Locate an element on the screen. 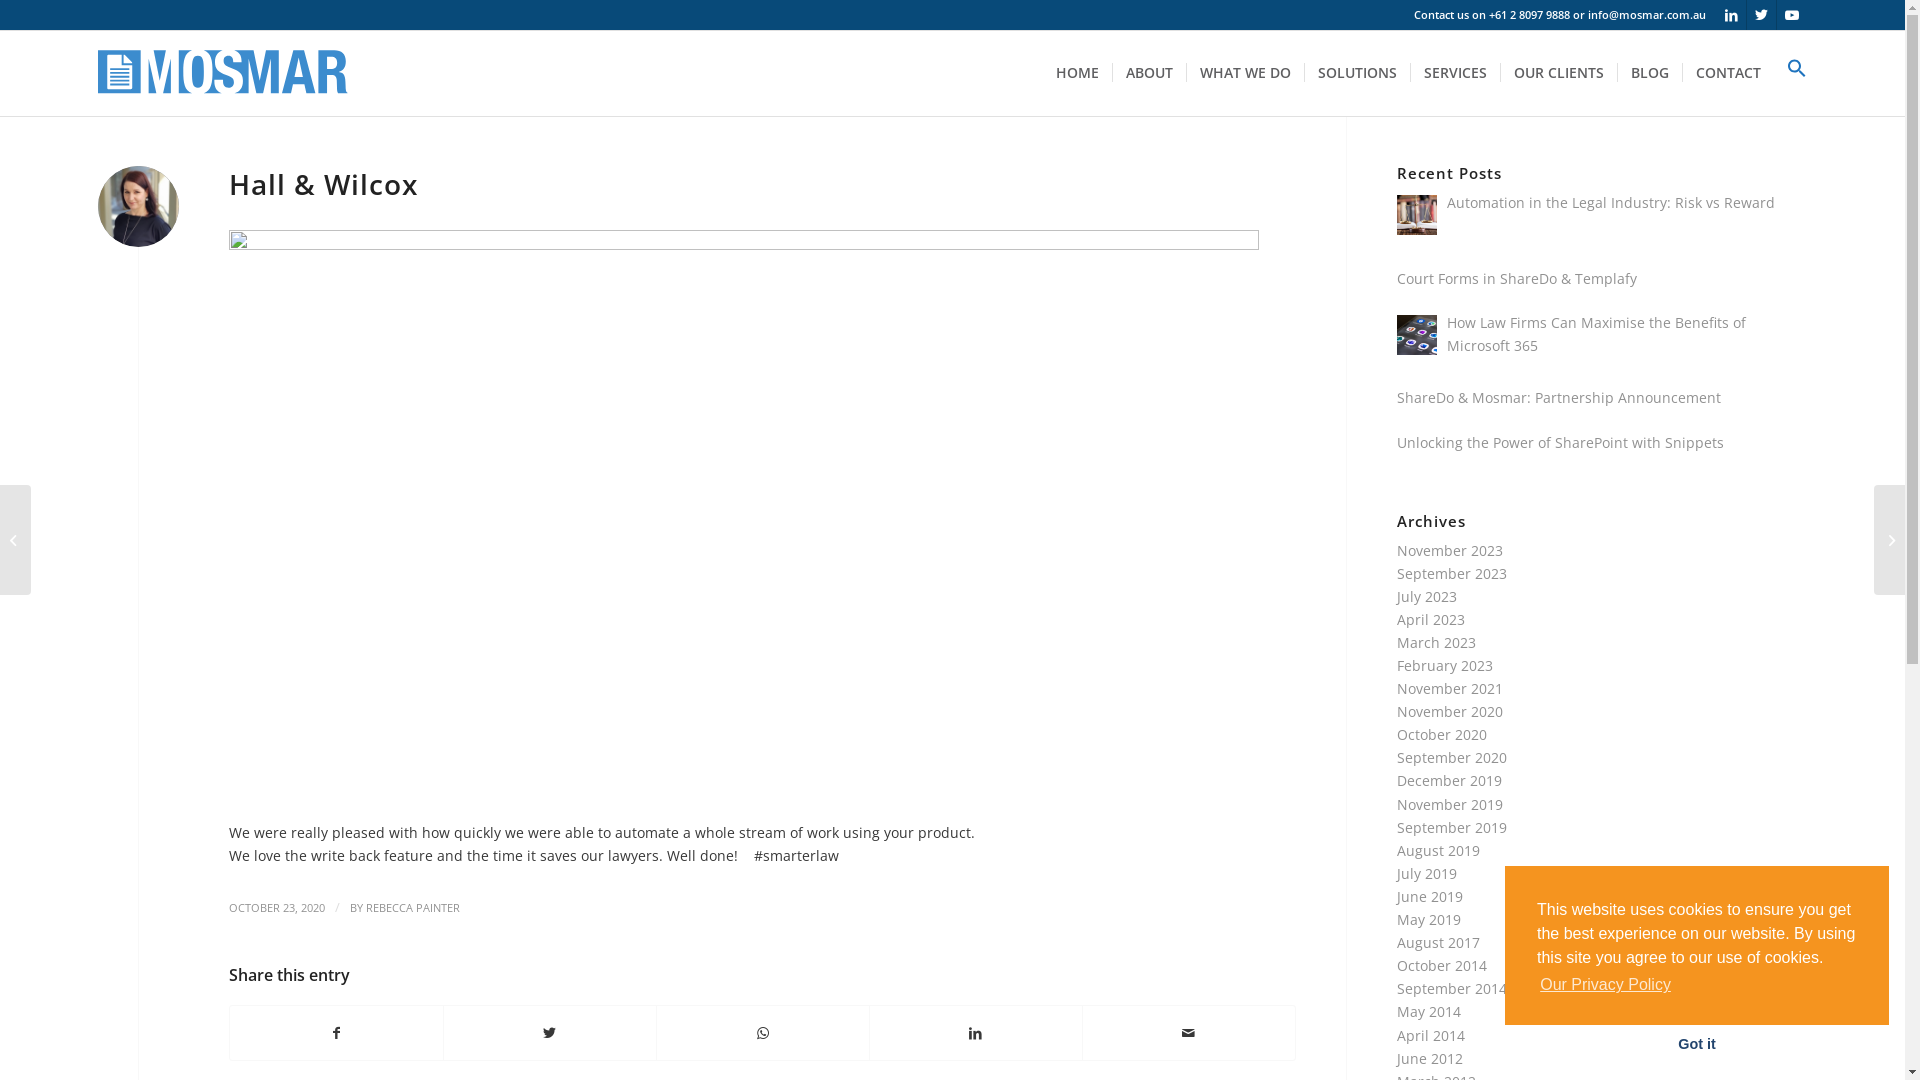  'BLOG' is located at coordinates (1649, 72).